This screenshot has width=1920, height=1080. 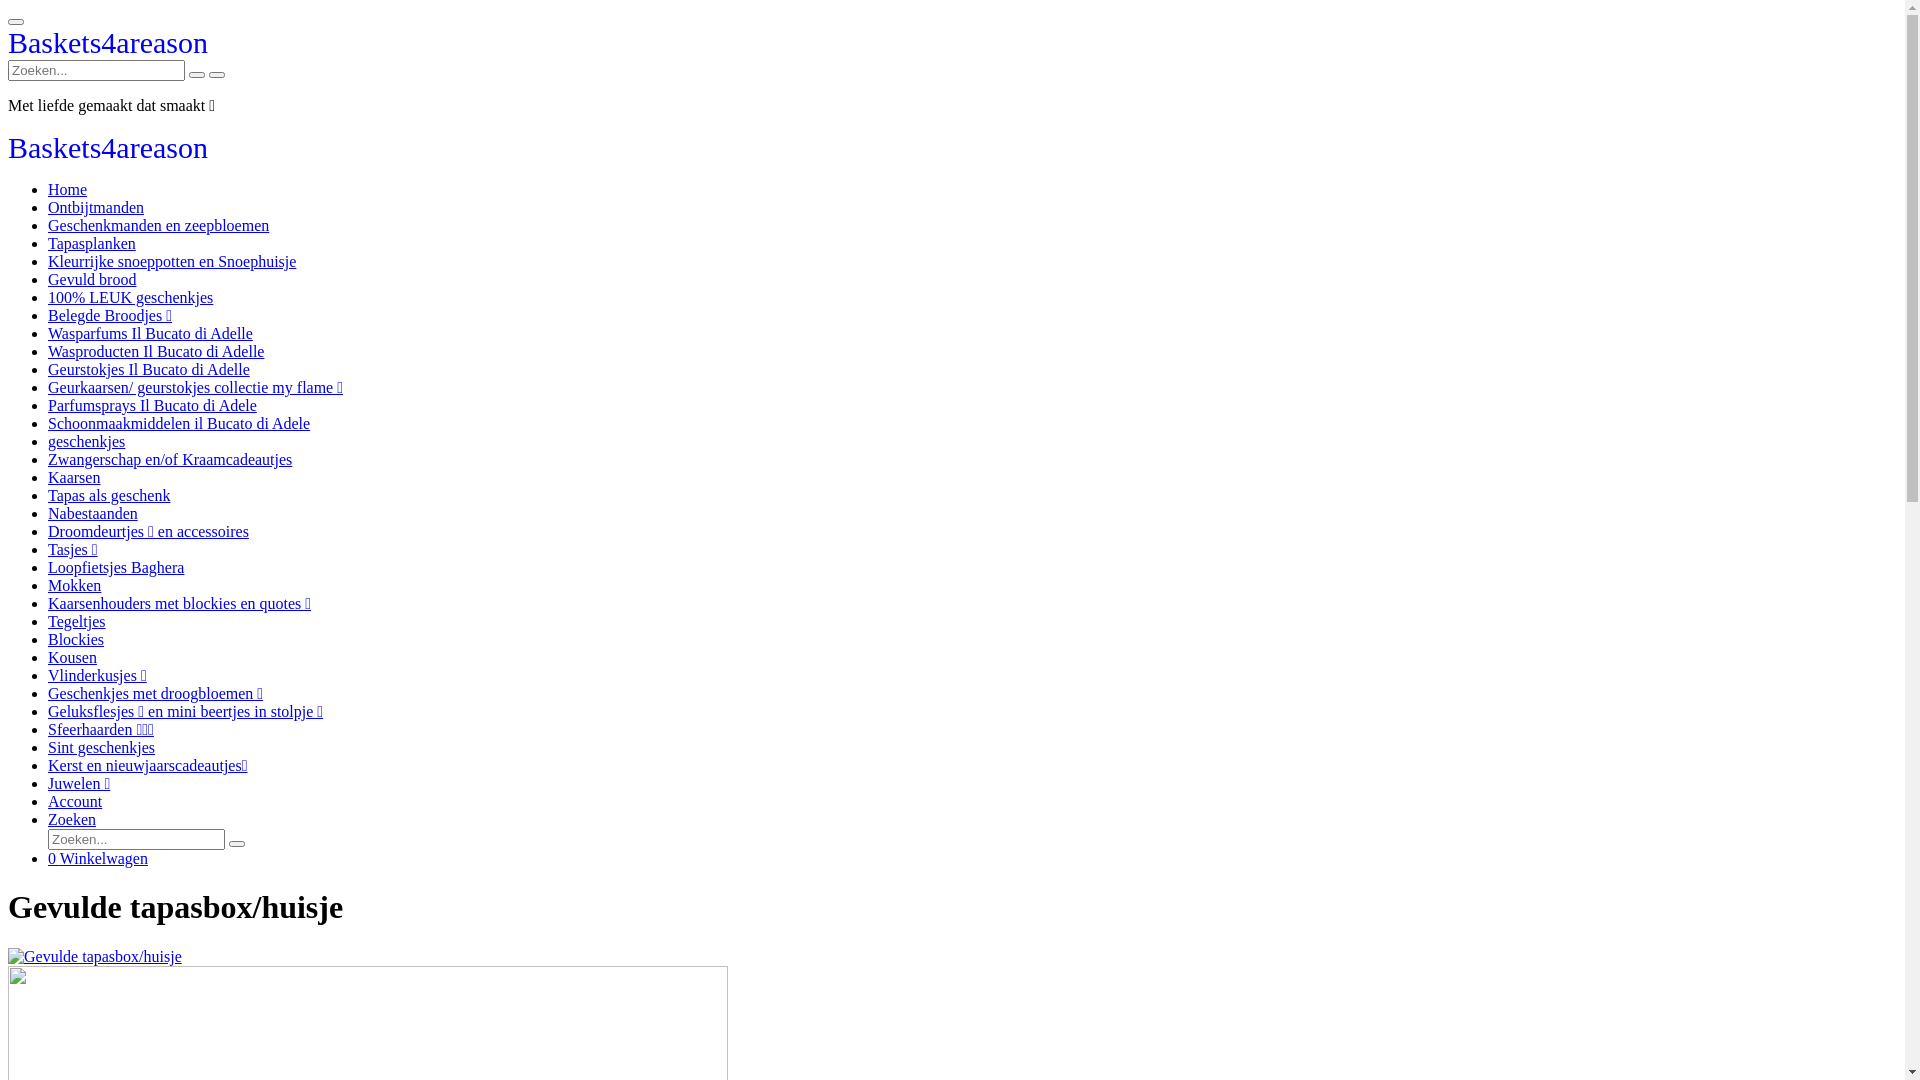 I want to click on 'Schoonmaakmiddelen il Bucato di Adele', so click(x=178, y=422).